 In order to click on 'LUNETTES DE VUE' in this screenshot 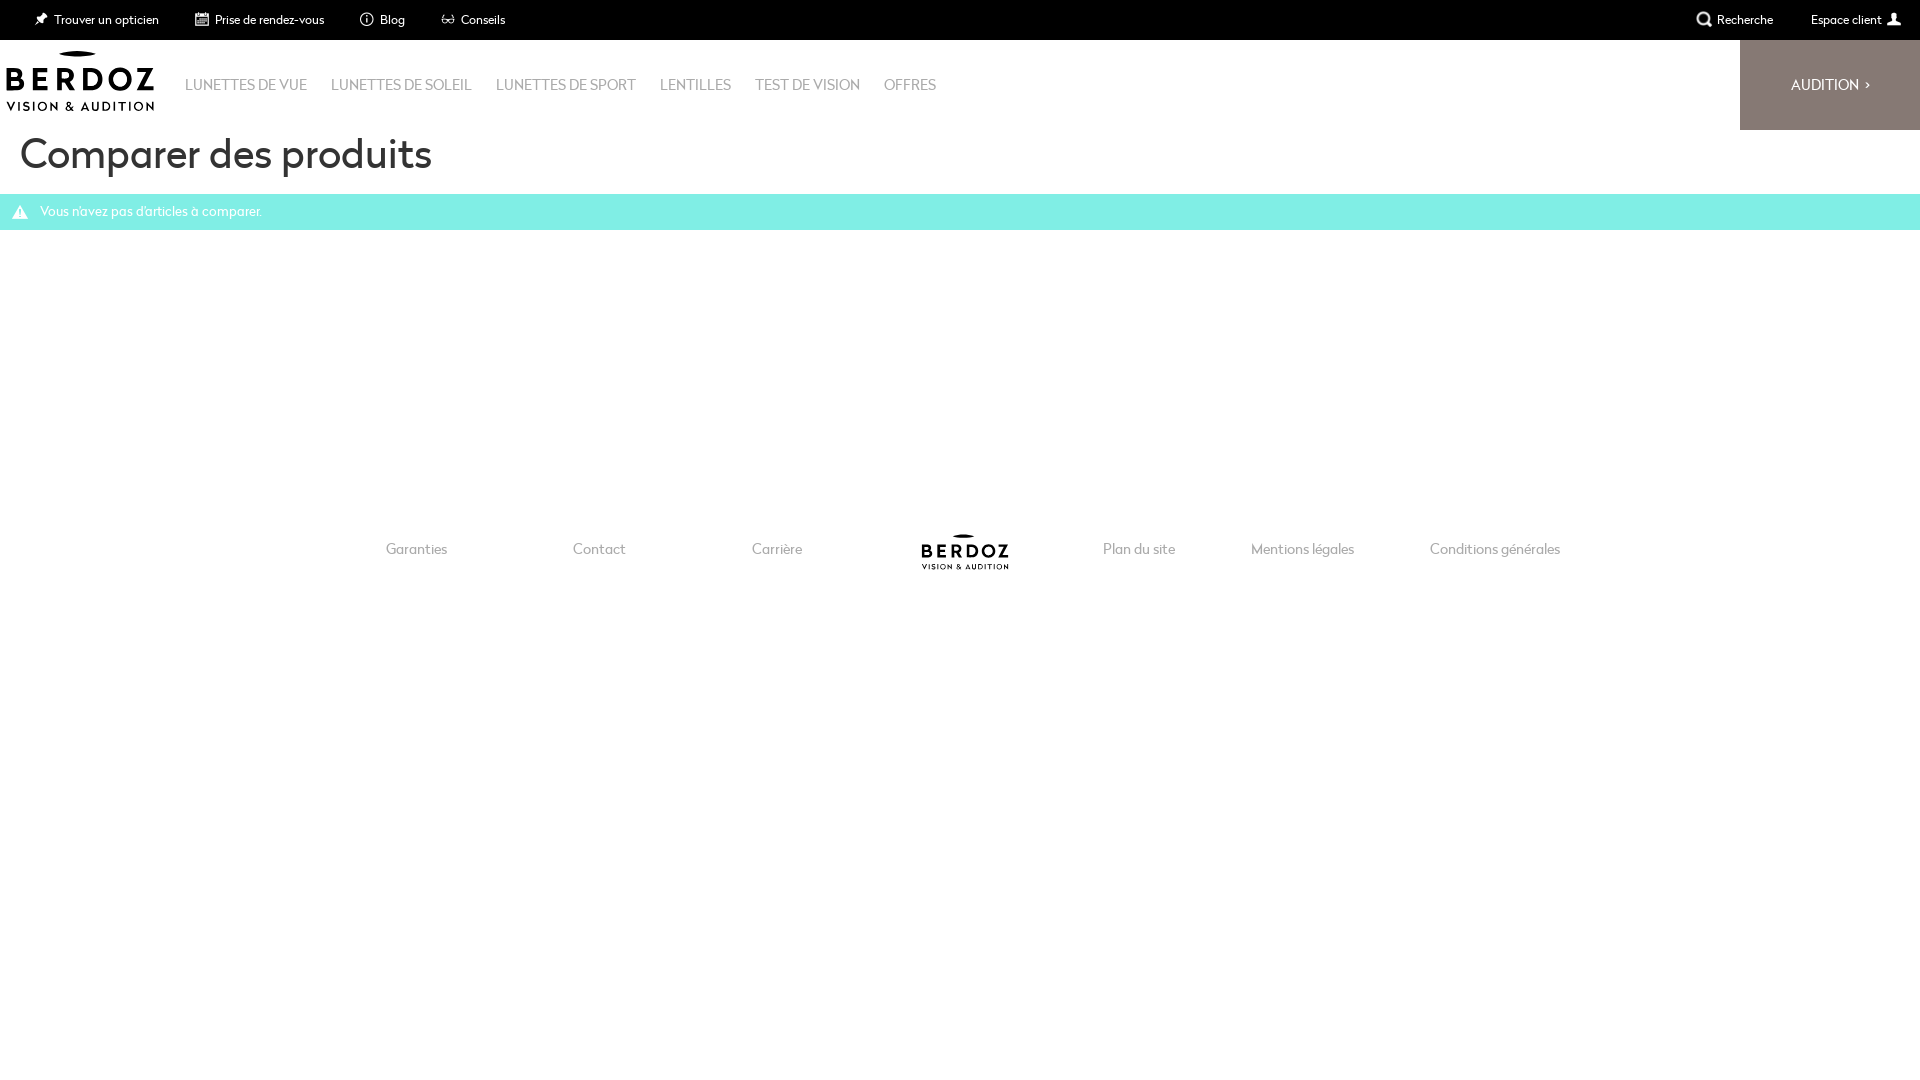, I will do `click(244, 83)`.